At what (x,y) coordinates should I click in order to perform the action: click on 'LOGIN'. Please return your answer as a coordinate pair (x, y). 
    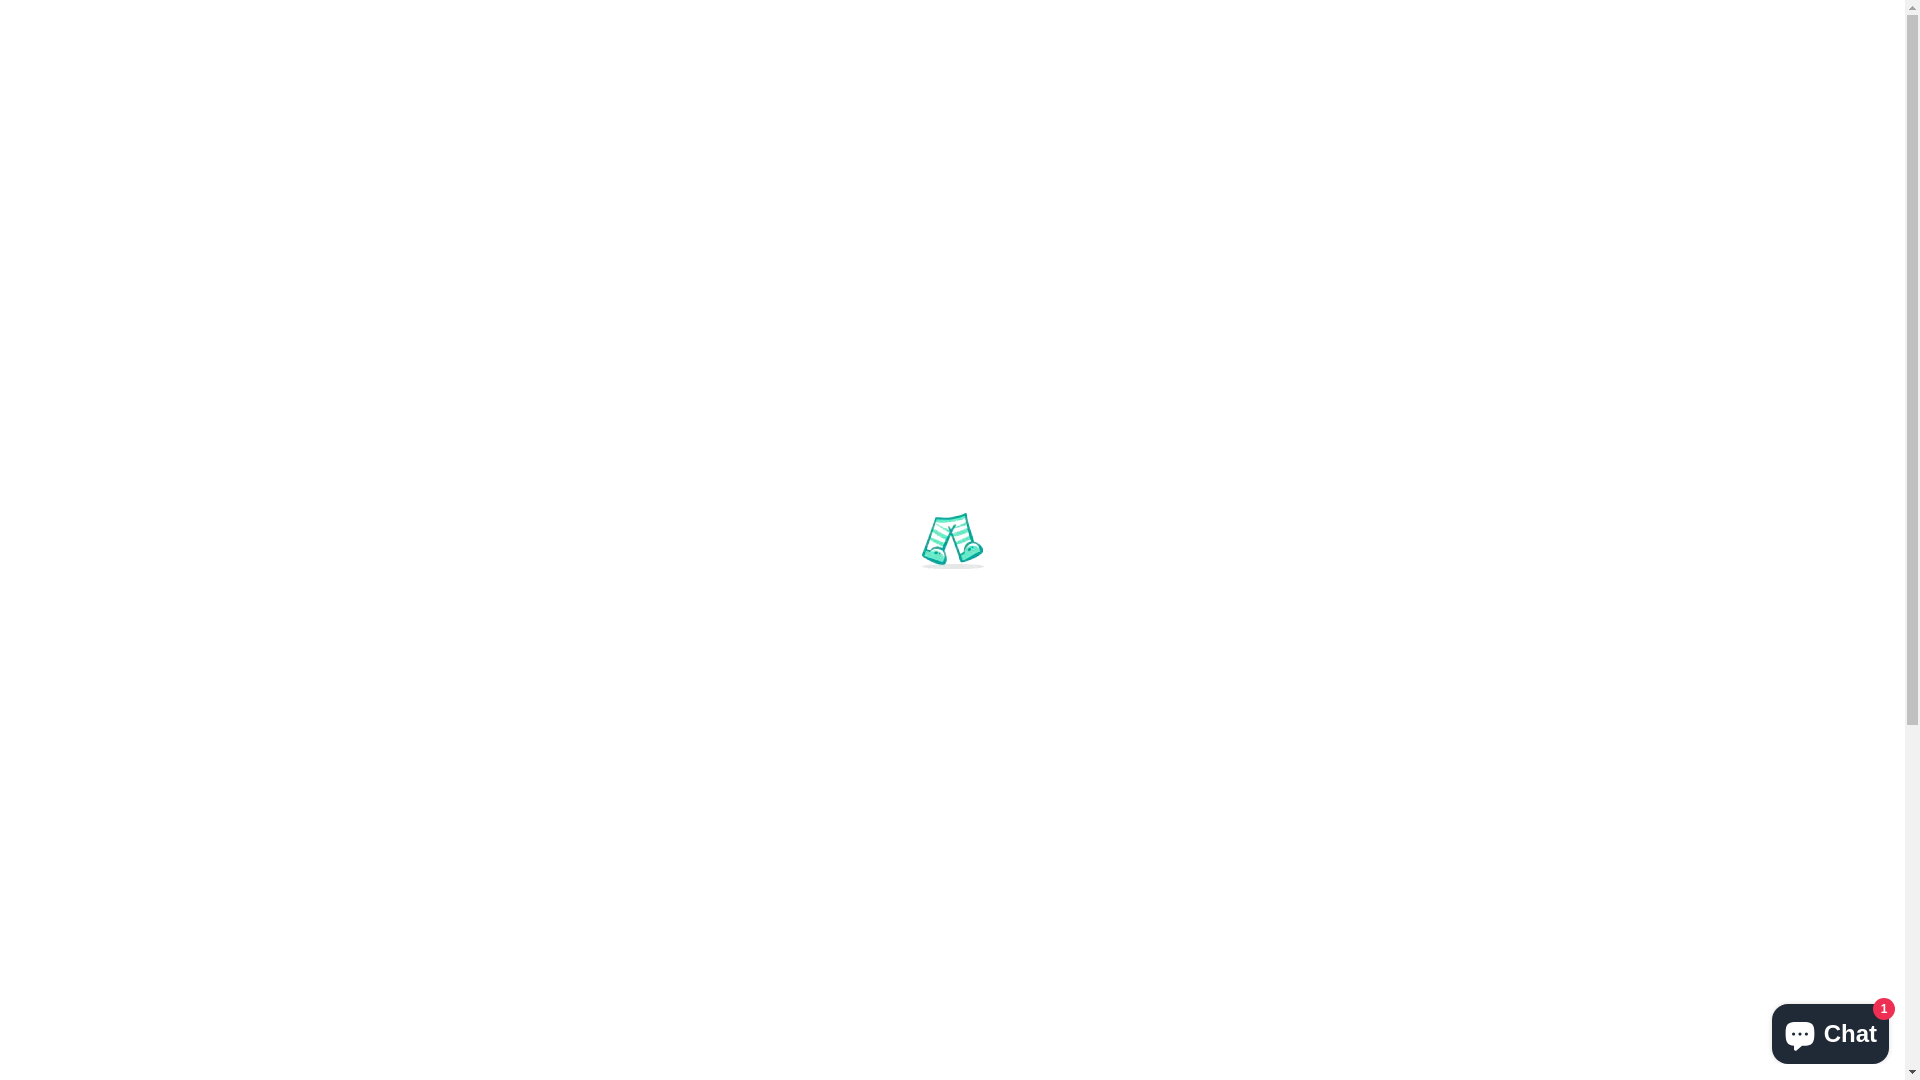
    Looking at the image, I should click on (1473, 20).